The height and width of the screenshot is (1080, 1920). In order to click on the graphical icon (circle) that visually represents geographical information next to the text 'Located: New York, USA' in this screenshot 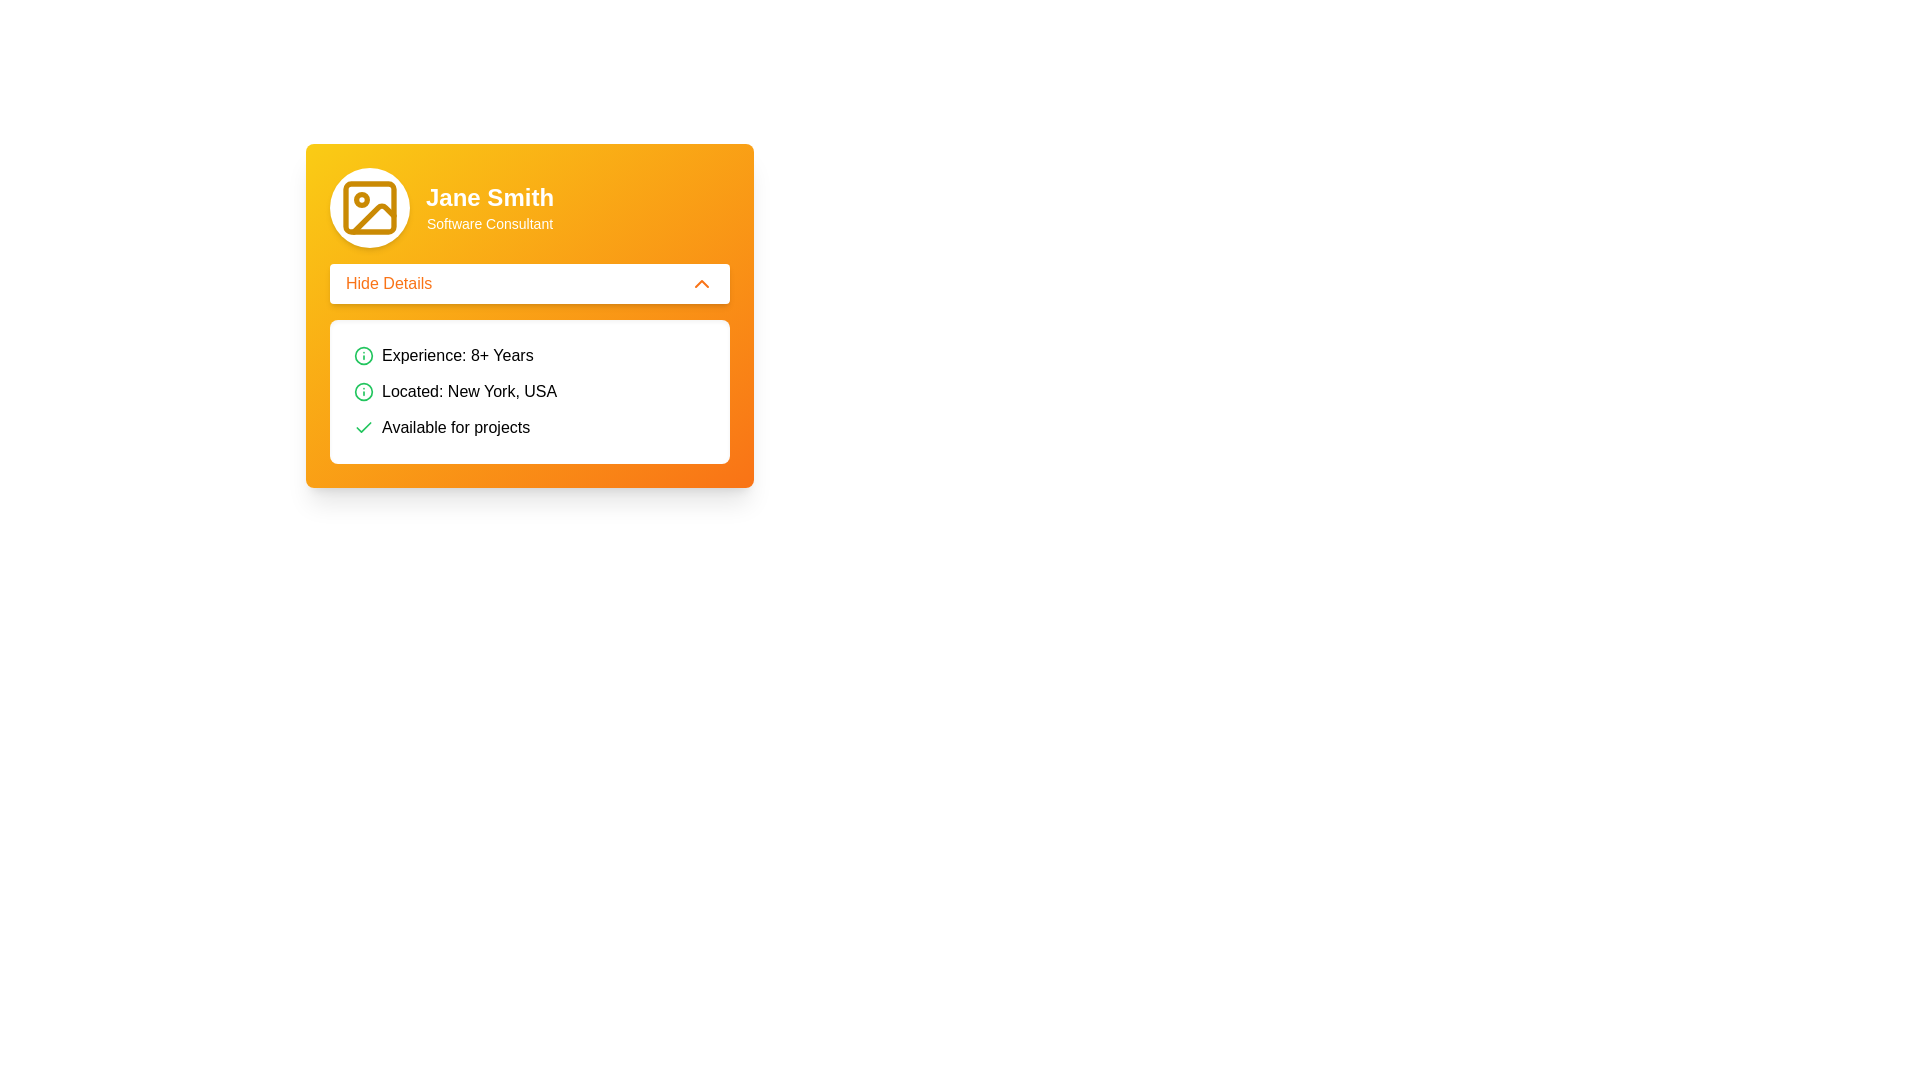, I will do `click(364, 354)`.